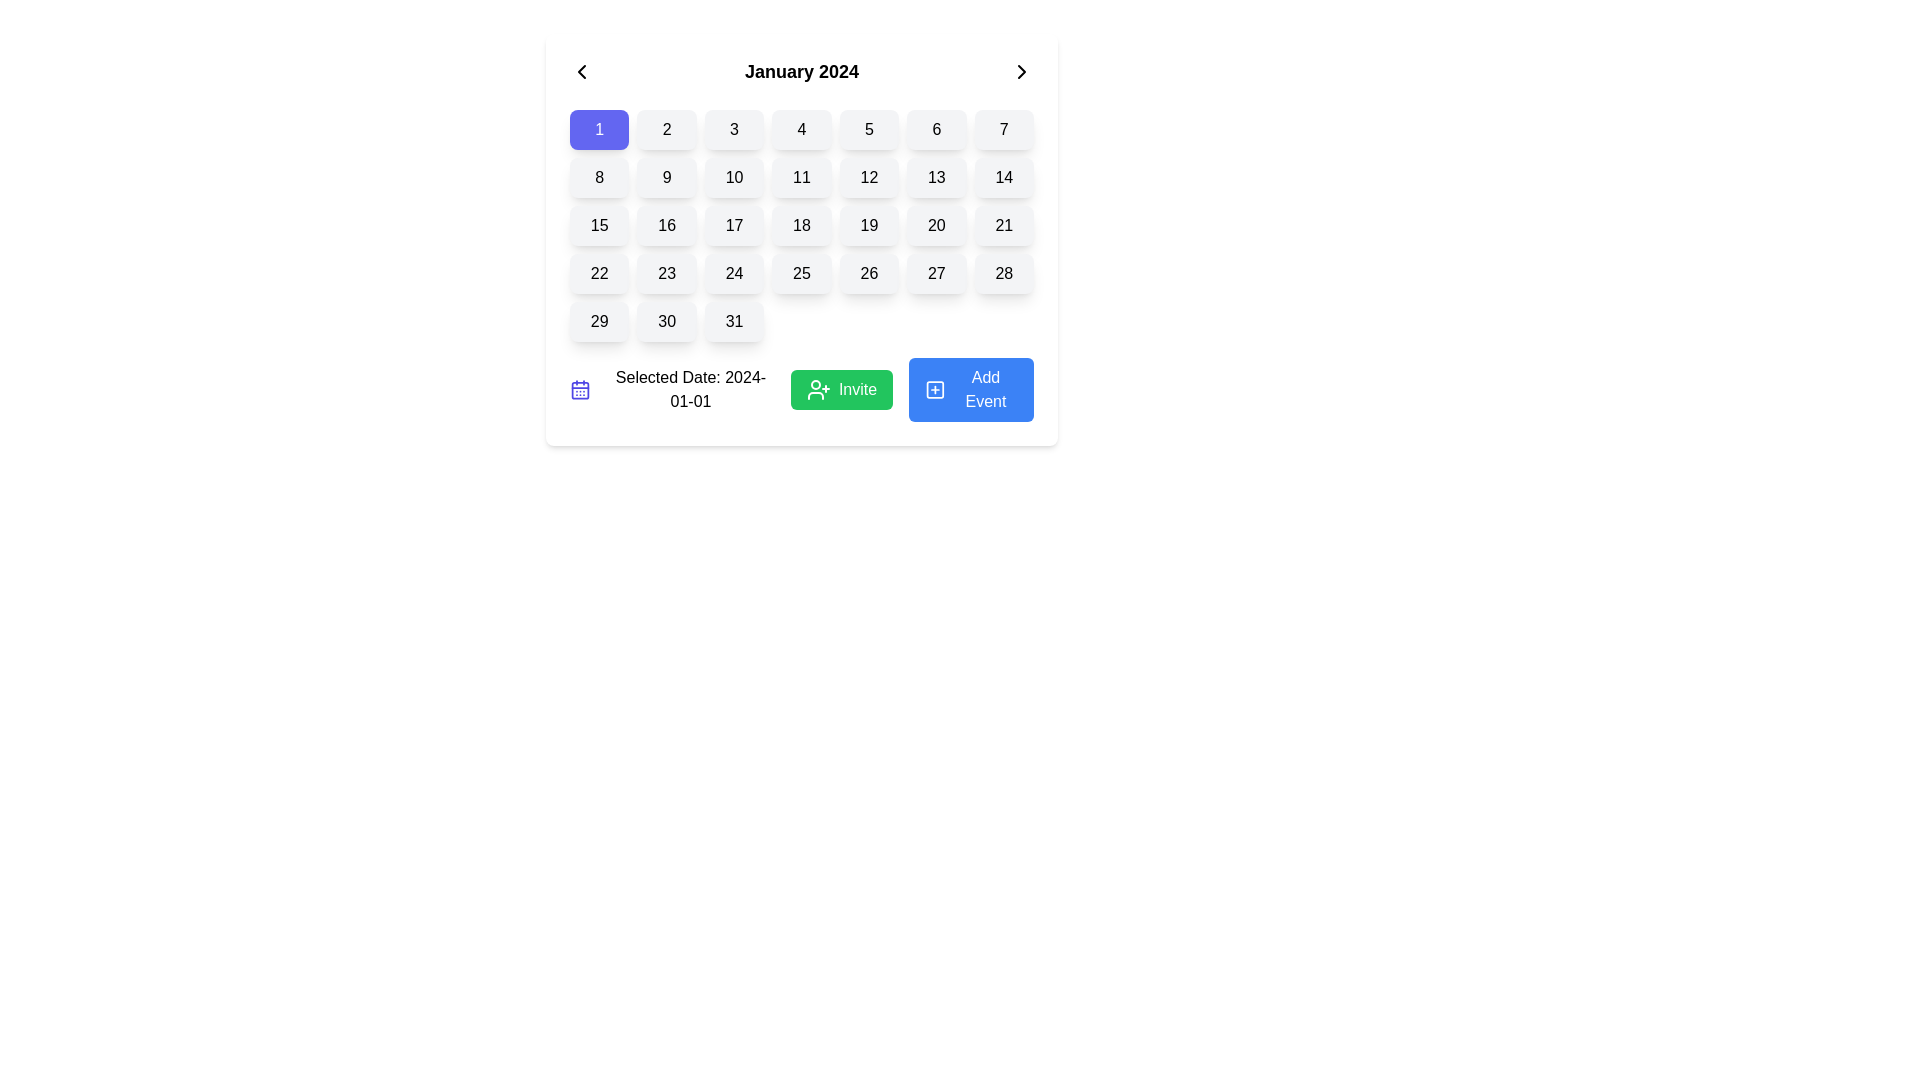  I want to click on the rightward-pointing chevron icon located at the far-right of the header section displaying 'January 2024', so click(1022, 71).